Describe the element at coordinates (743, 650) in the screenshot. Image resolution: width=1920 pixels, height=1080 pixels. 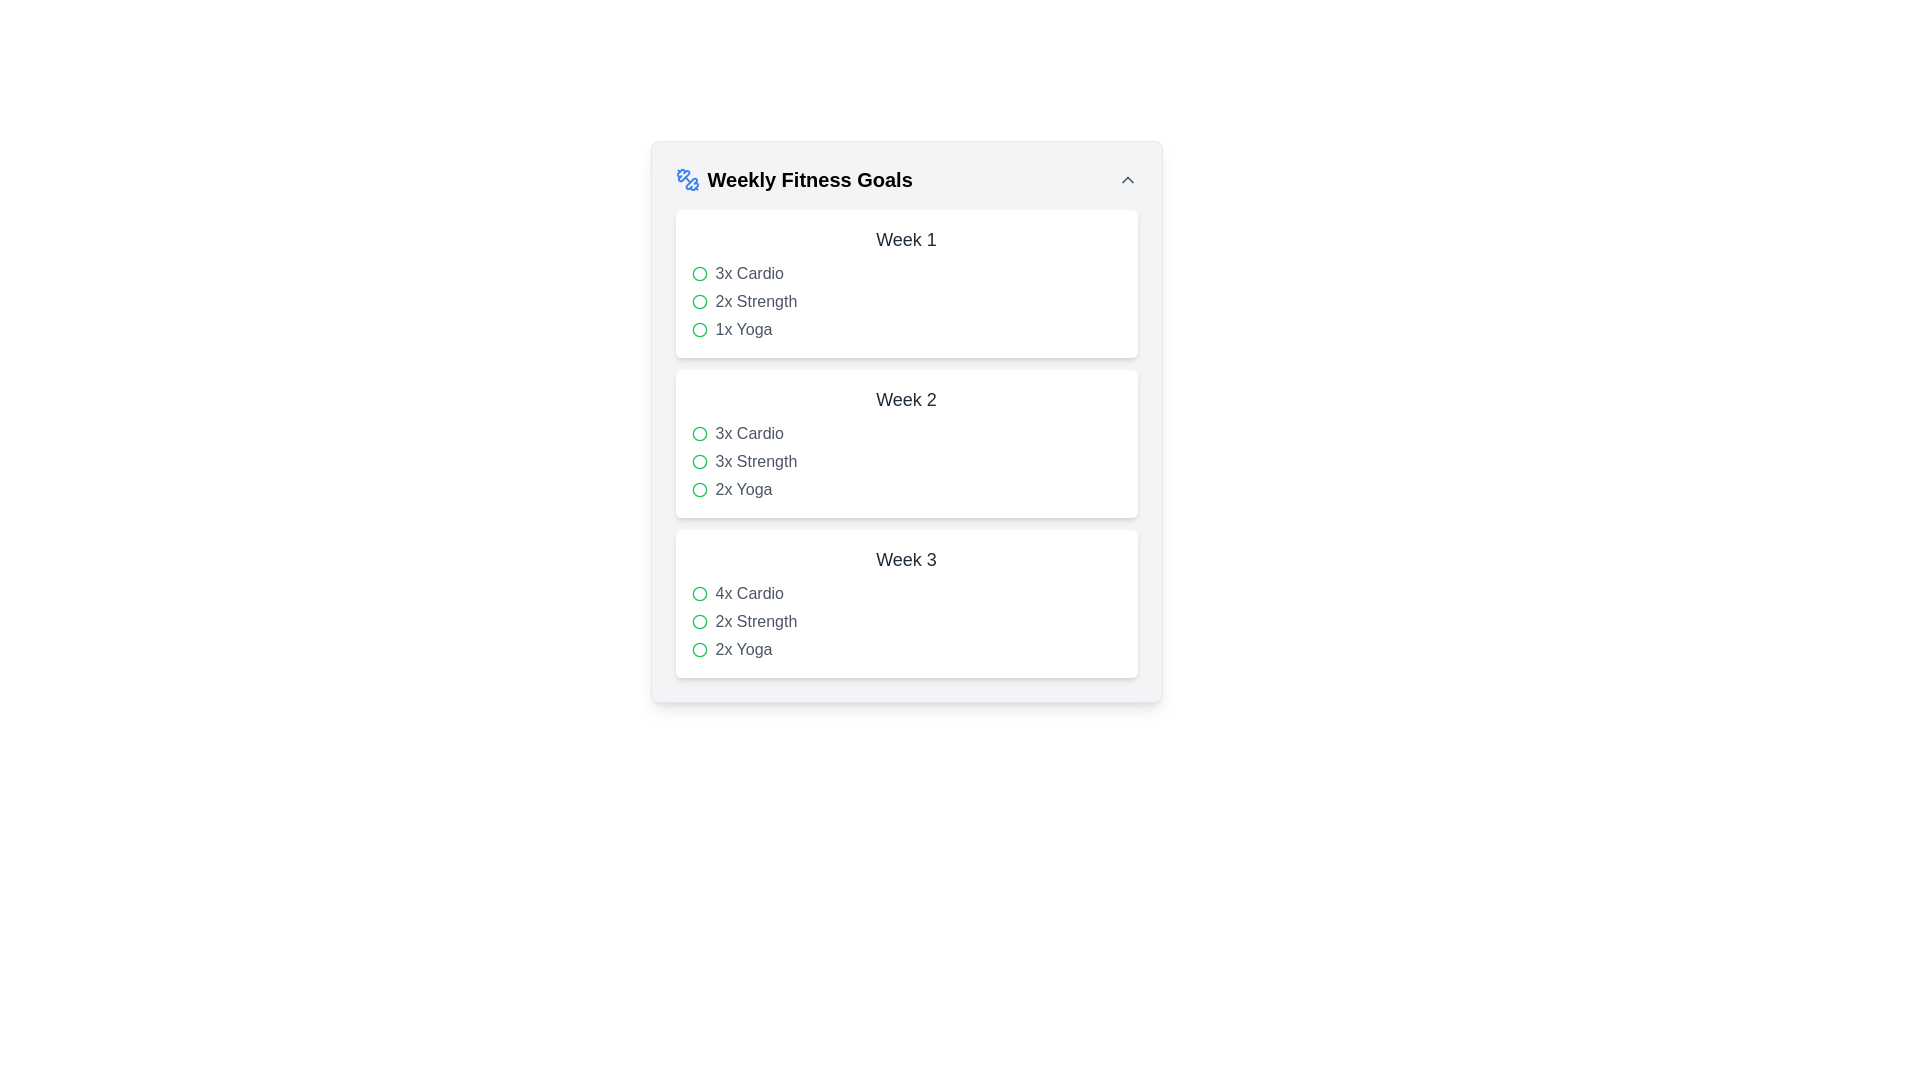
I see `the text label indicating the specific fitness activity and its count in the 'Week 3' section, which is the last item in the list of 'Weekly Fitness Goals'` at that location.